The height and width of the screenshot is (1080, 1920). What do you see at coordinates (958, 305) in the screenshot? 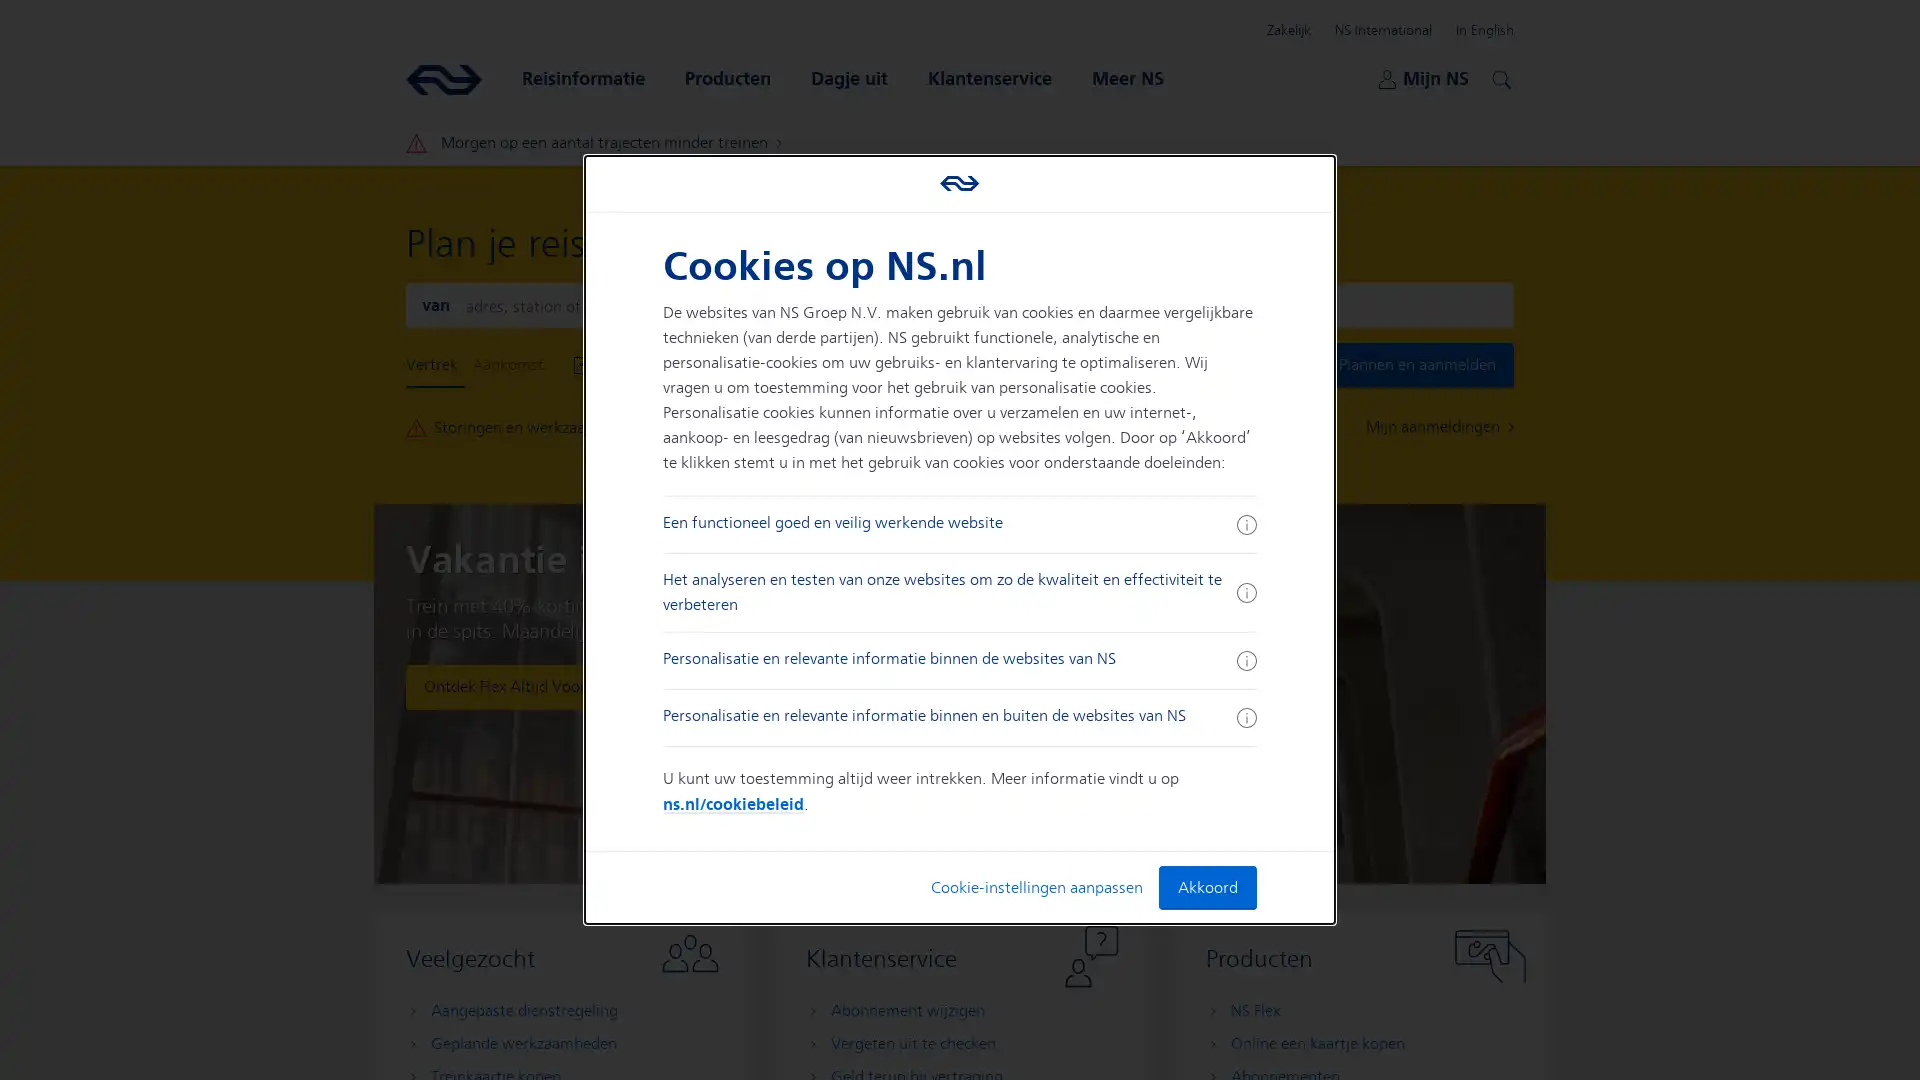
I see `Wissel aankomst en vertrek locaties om` at bounding box center [958, 305].